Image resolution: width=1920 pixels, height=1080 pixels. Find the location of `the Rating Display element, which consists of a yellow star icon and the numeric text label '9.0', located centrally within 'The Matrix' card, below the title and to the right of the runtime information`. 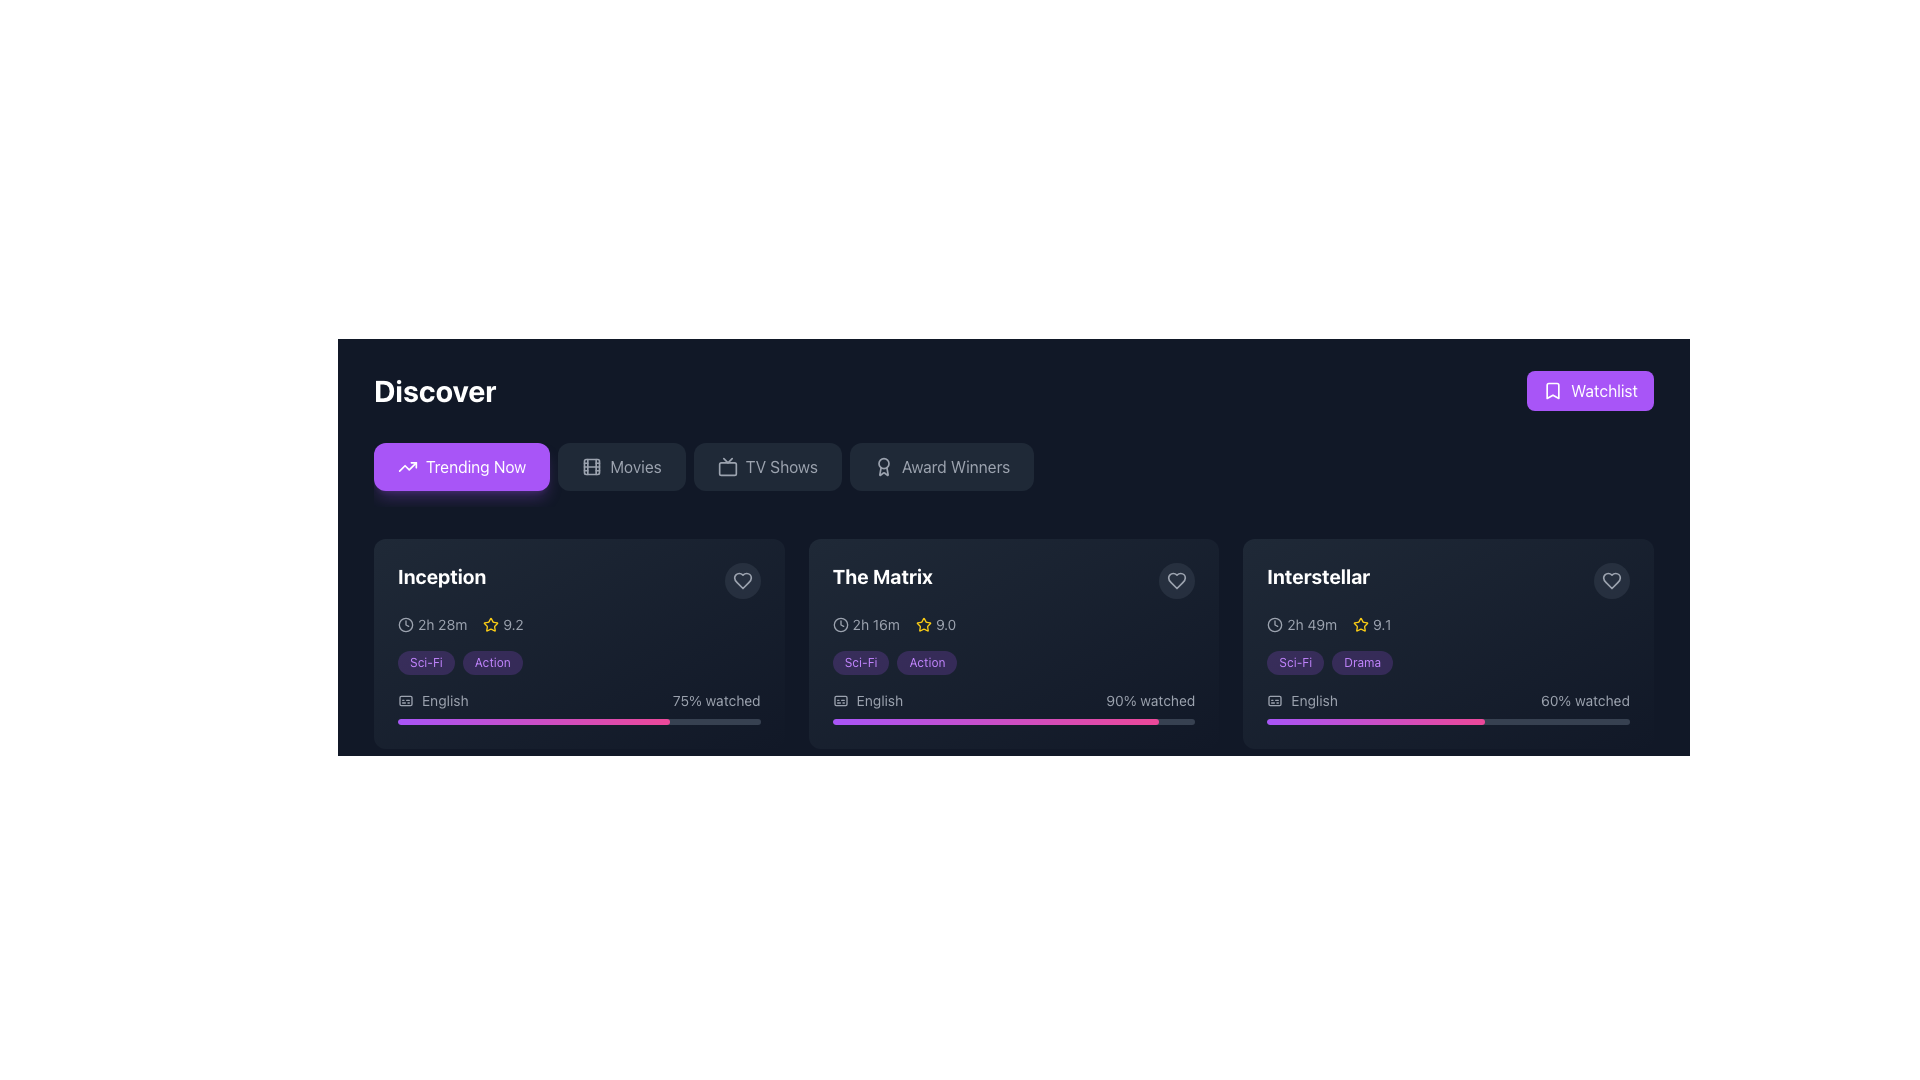

the Rating Display element, which consists of a yellow star icon and the numeric text label '9.0', located centrally within 'The Matrix' card, below the title and to the right of the runtime information is located at coordinates (935, 623).